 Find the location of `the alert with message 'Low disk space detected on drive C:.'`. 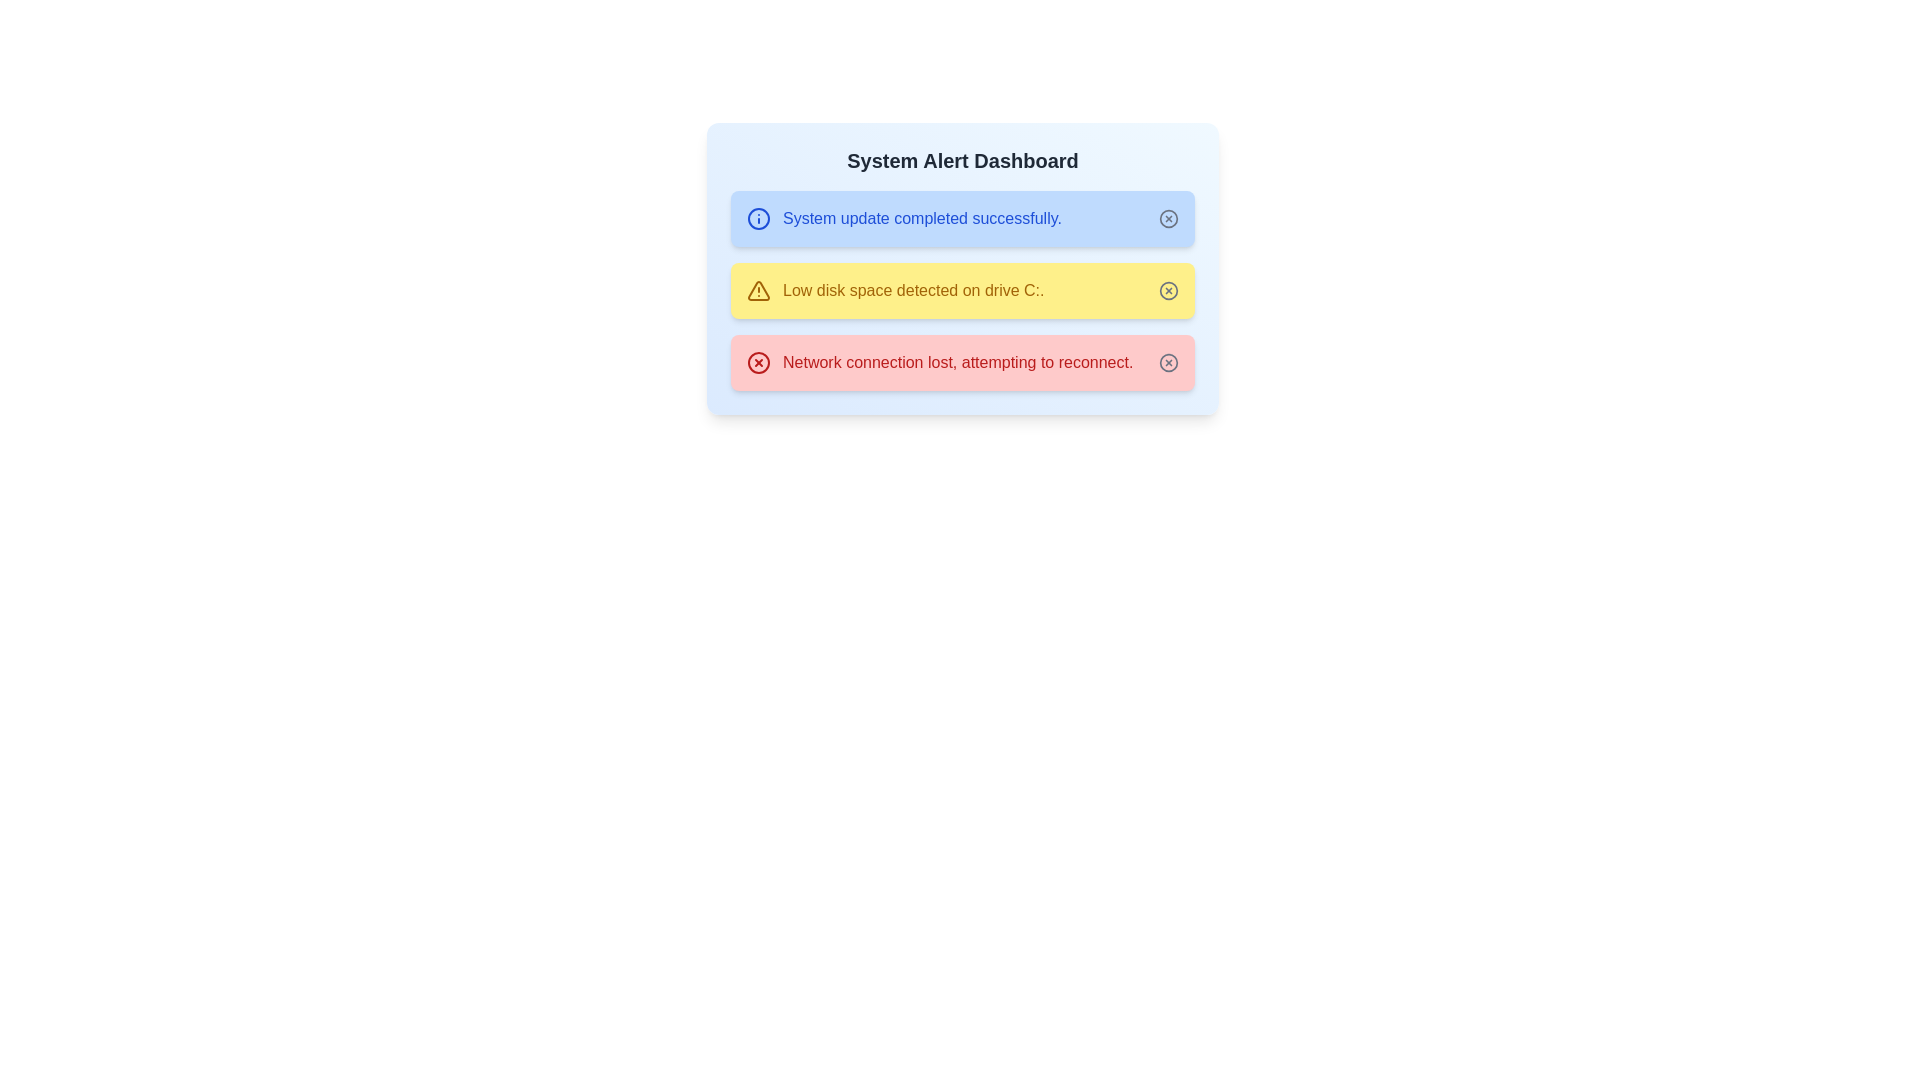

the alert with message 'Low disk space detected on drive C:.' is located at coordinates (895, 290).